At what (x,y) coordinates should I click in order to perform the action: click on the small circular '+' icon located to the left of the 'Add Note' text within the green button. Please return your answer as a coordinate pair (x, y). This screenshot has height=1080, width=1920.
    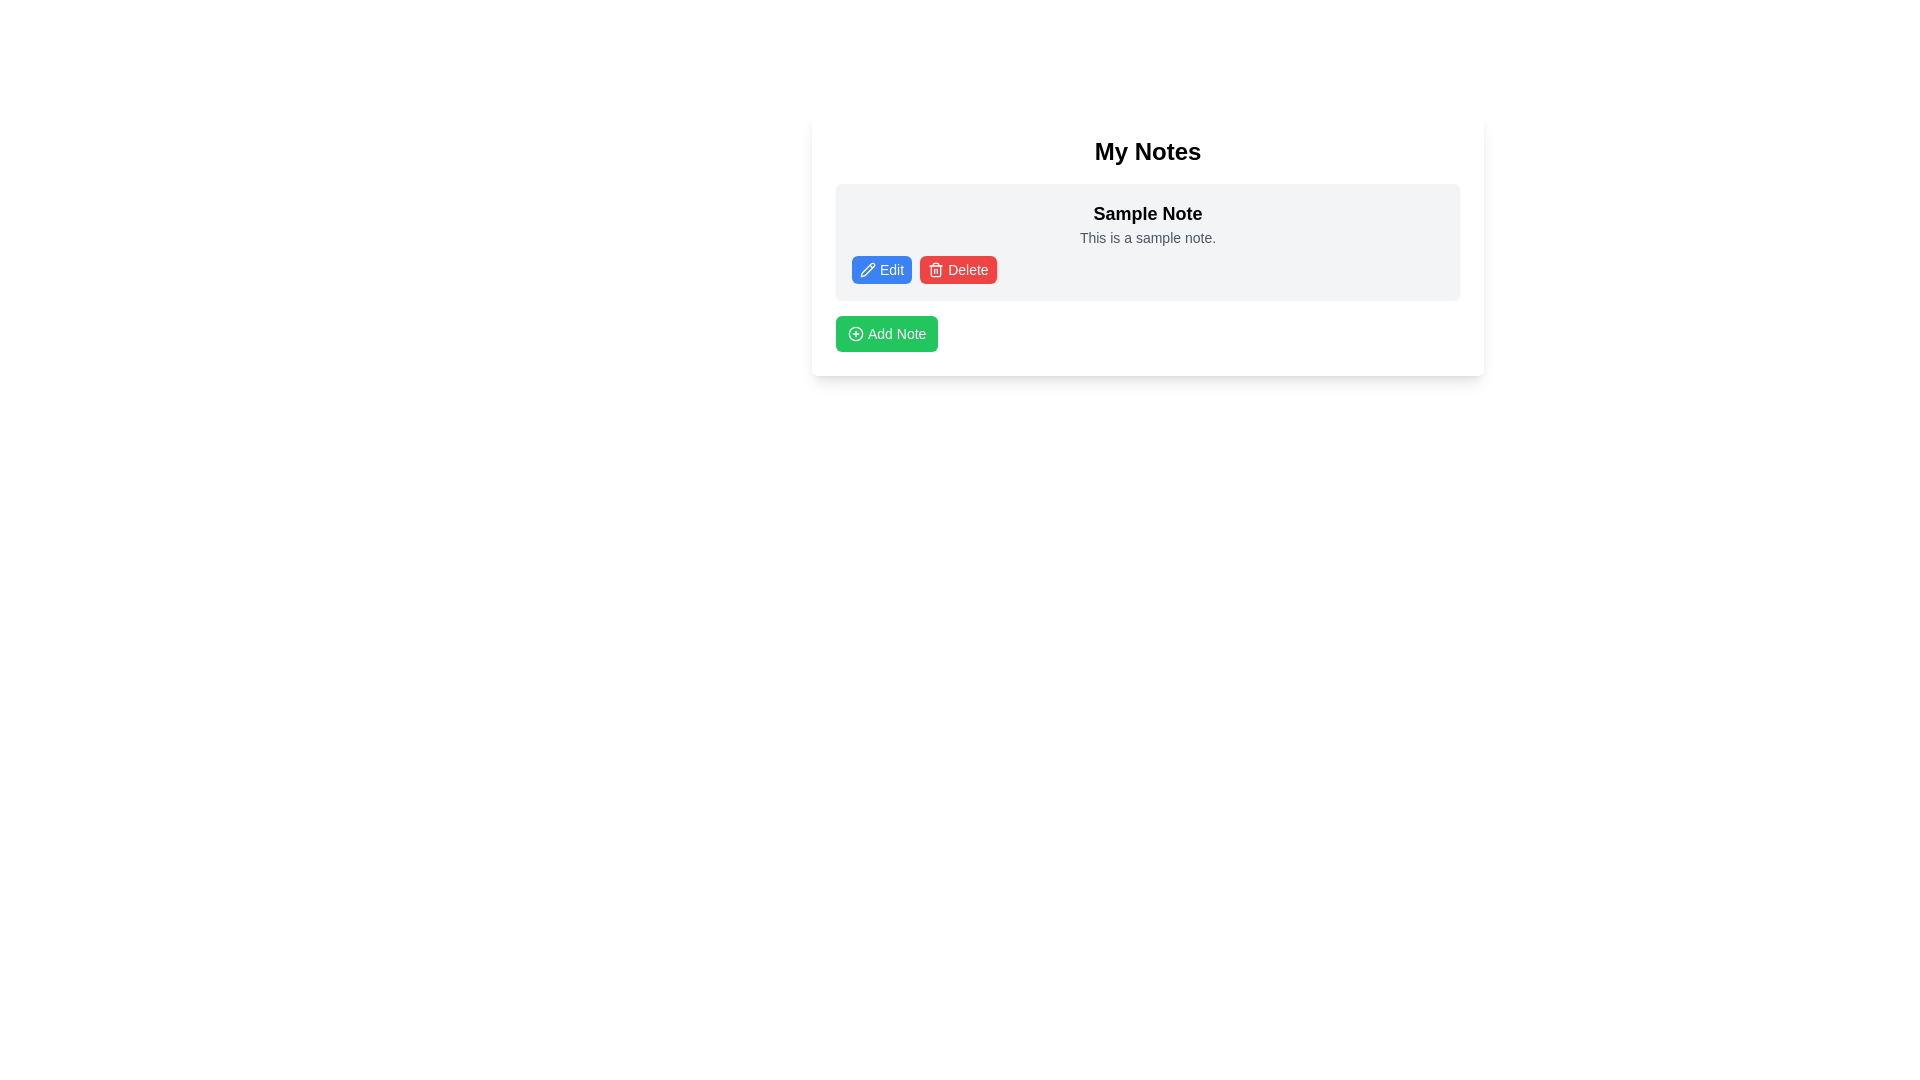
    Looking at the image, I should click on (855, 333).